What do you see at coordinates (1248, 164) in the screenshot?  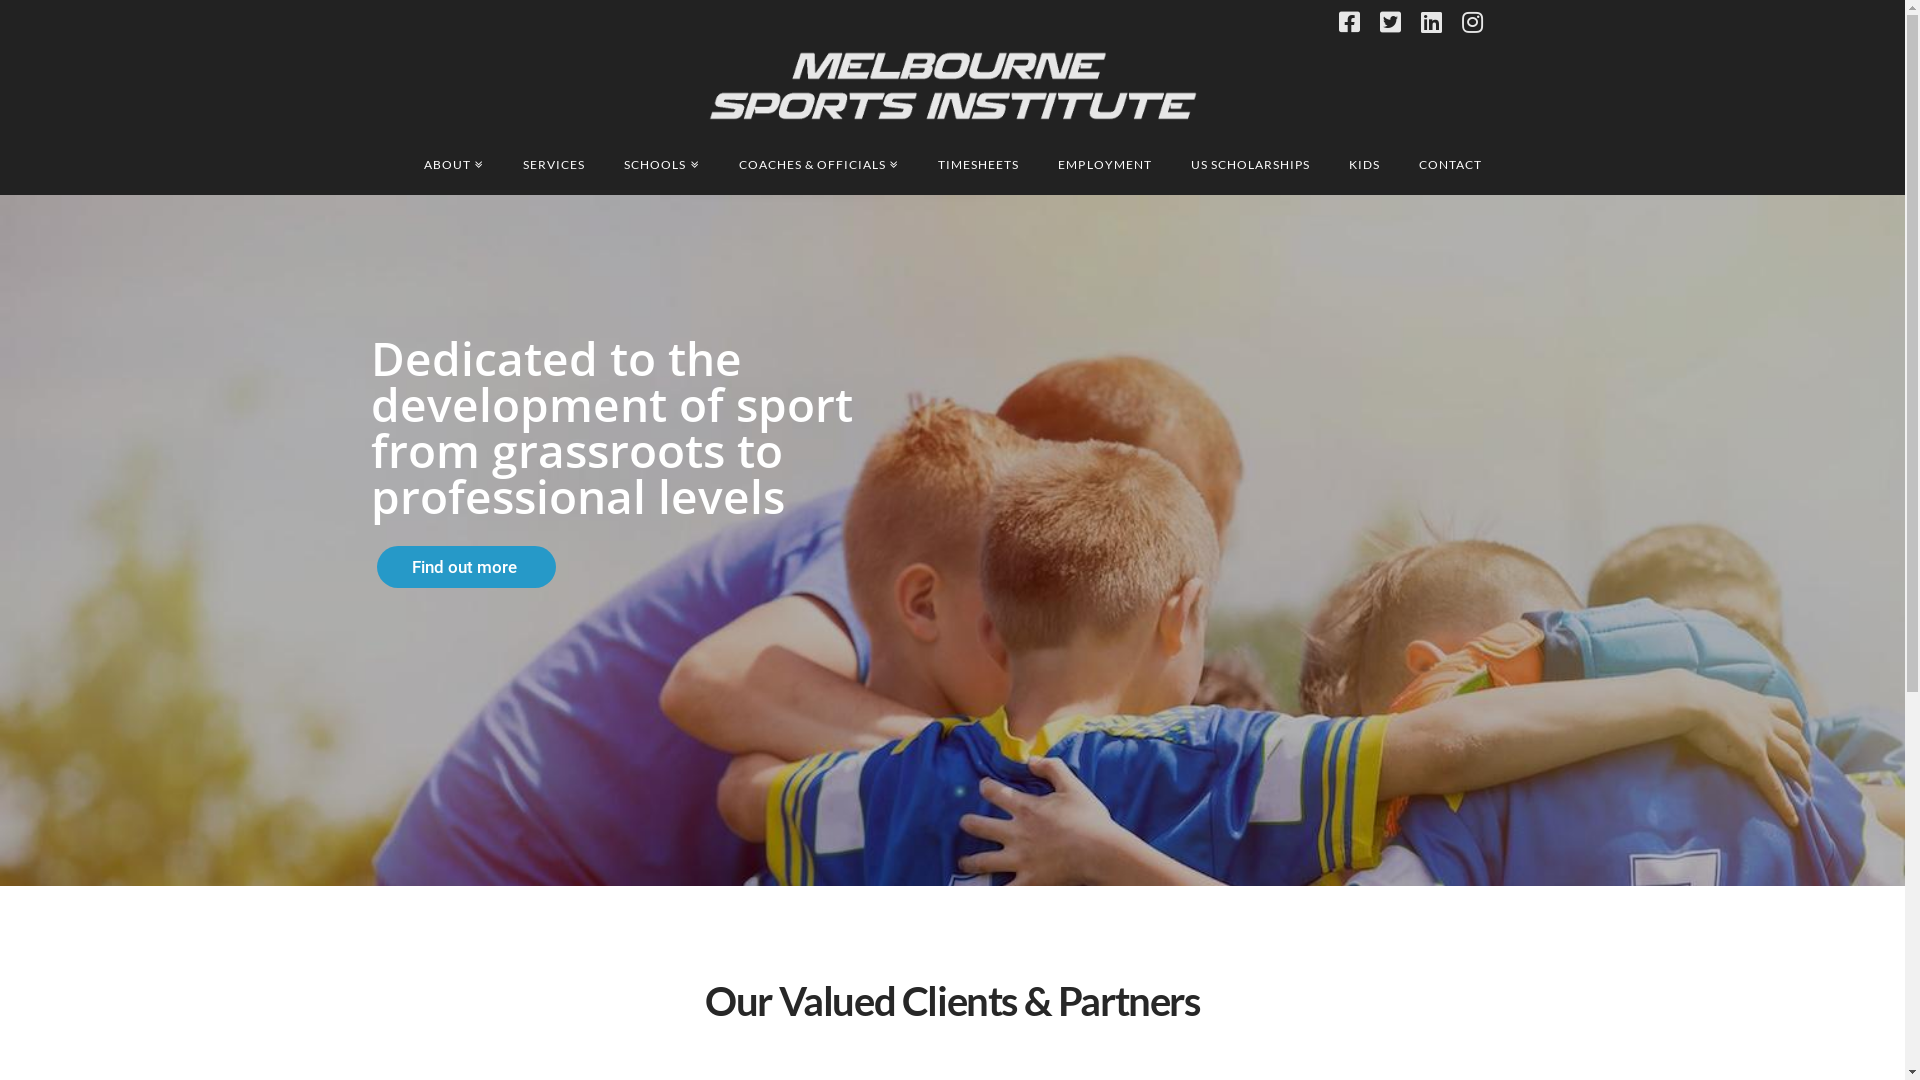 I see `'US SCHOLARSHIPS'` at bounding box center [1248, 164].